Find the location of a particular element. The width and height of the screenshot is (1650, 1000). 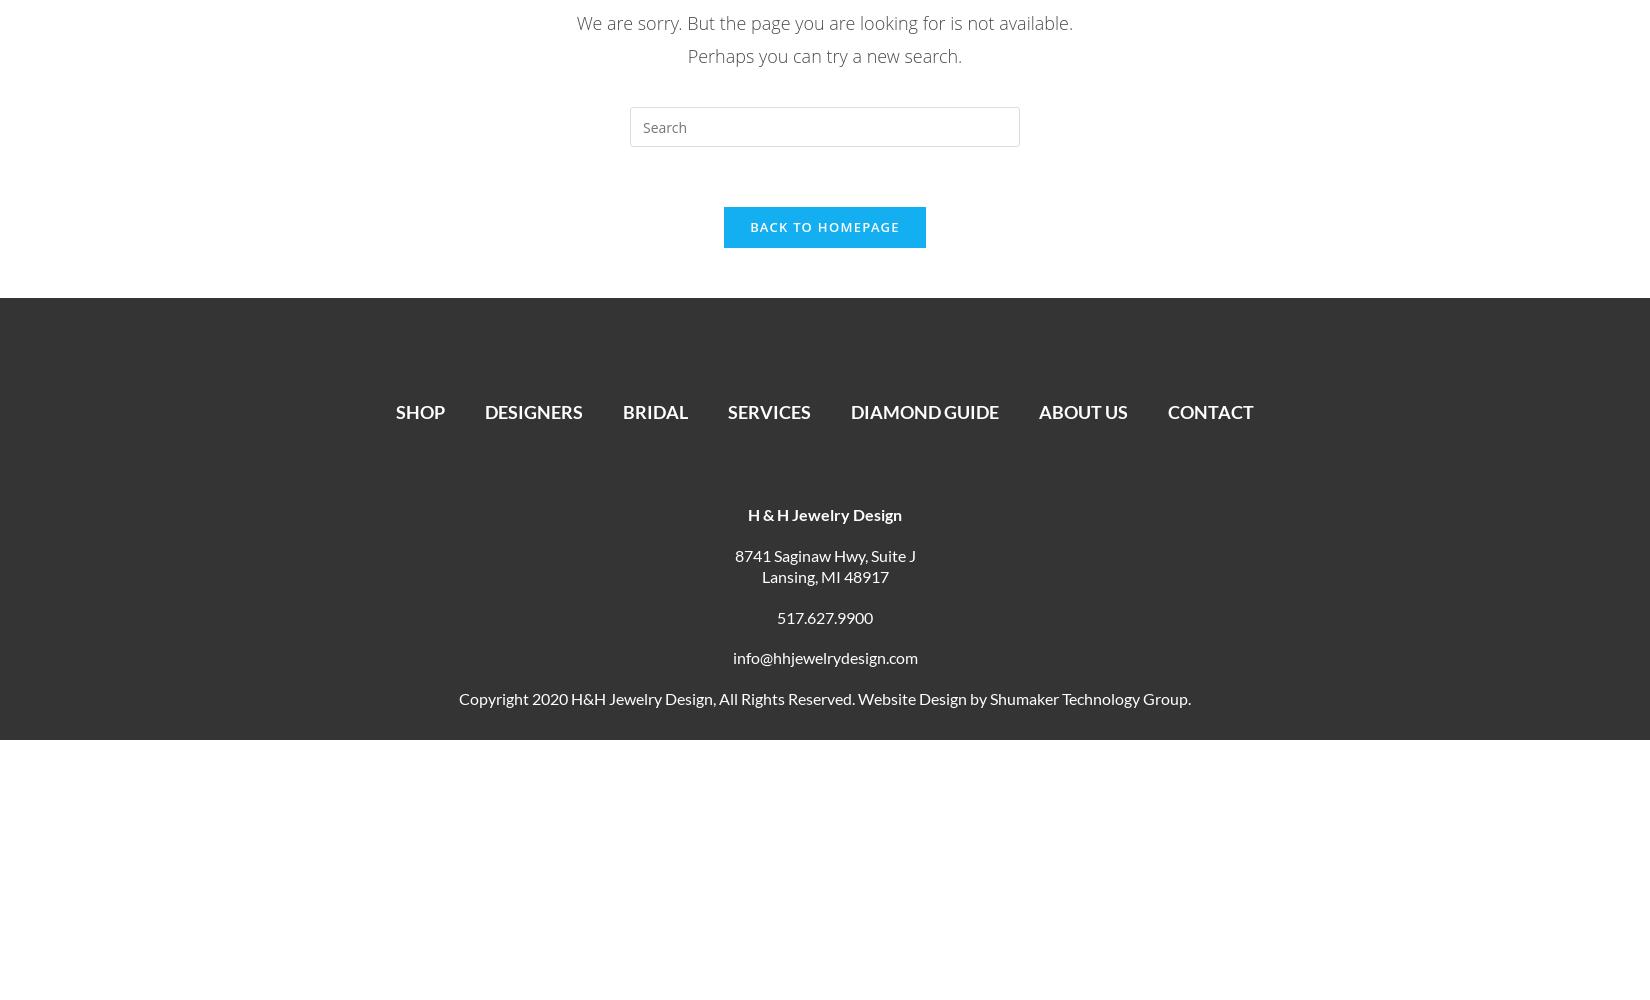

'8741 Saginaw Hwy, Suite J' is located at coordinates (732, 554).